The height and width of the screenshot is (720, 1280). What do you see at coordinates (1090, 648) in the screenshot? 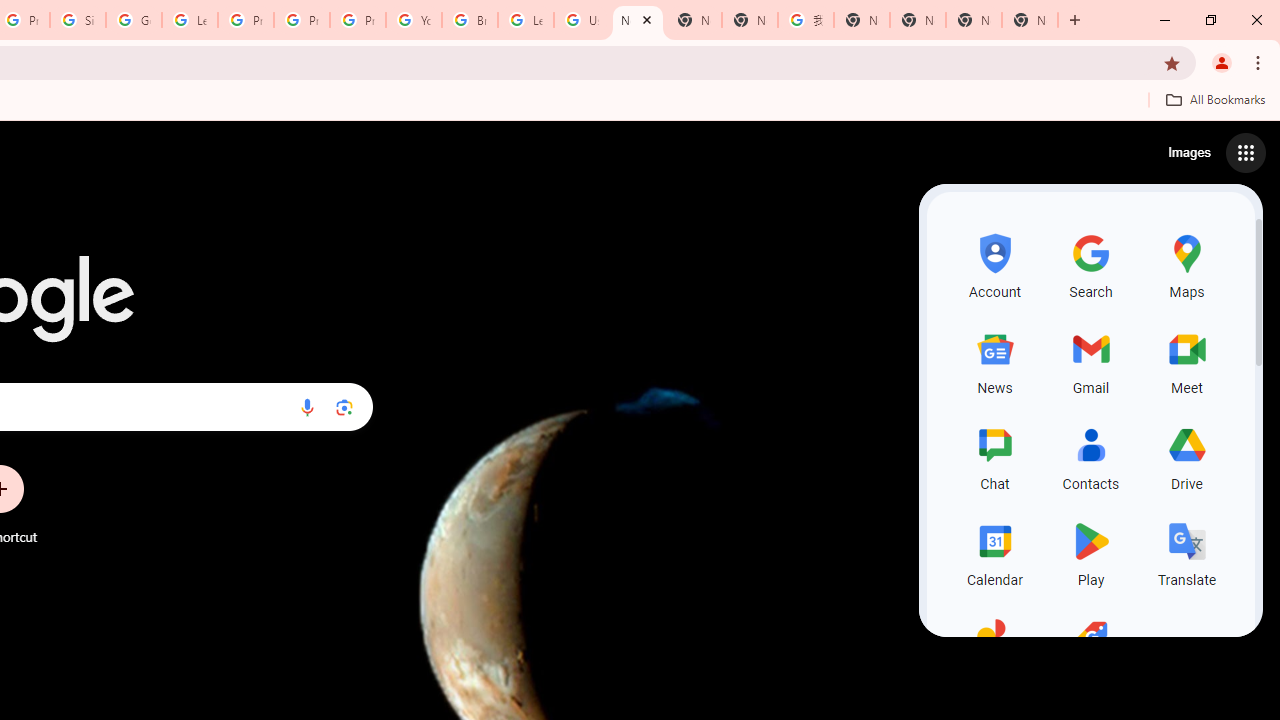
I see `'Shopping, row 5 of 5 and column 2 of 3 in the first section'` at bounding box center [1090, 648].